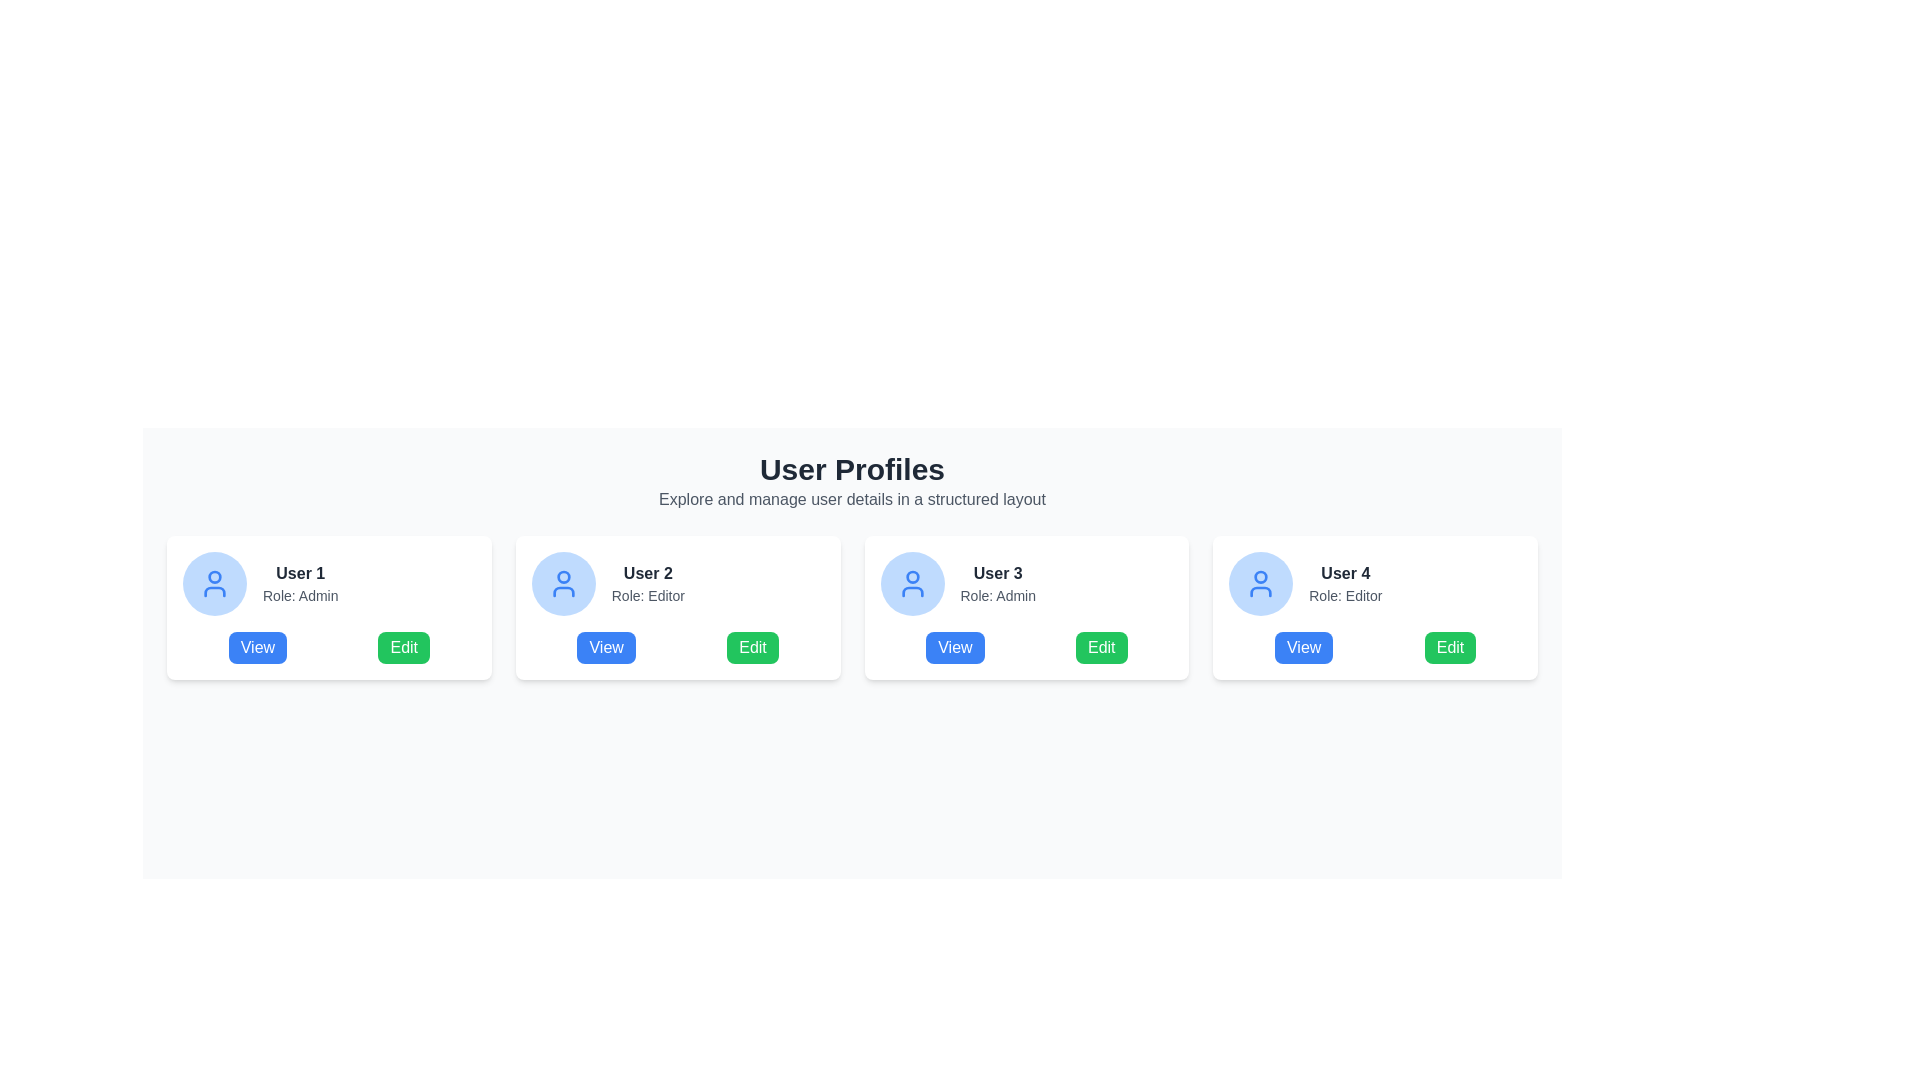 The image size is (1920, 1080). Describe the element at coordinates (605, 648) in the screenshot. I see `the blue button labeled 'View' with rounded corners, located in the second user profile card, to trigger the hover effect` at that location.